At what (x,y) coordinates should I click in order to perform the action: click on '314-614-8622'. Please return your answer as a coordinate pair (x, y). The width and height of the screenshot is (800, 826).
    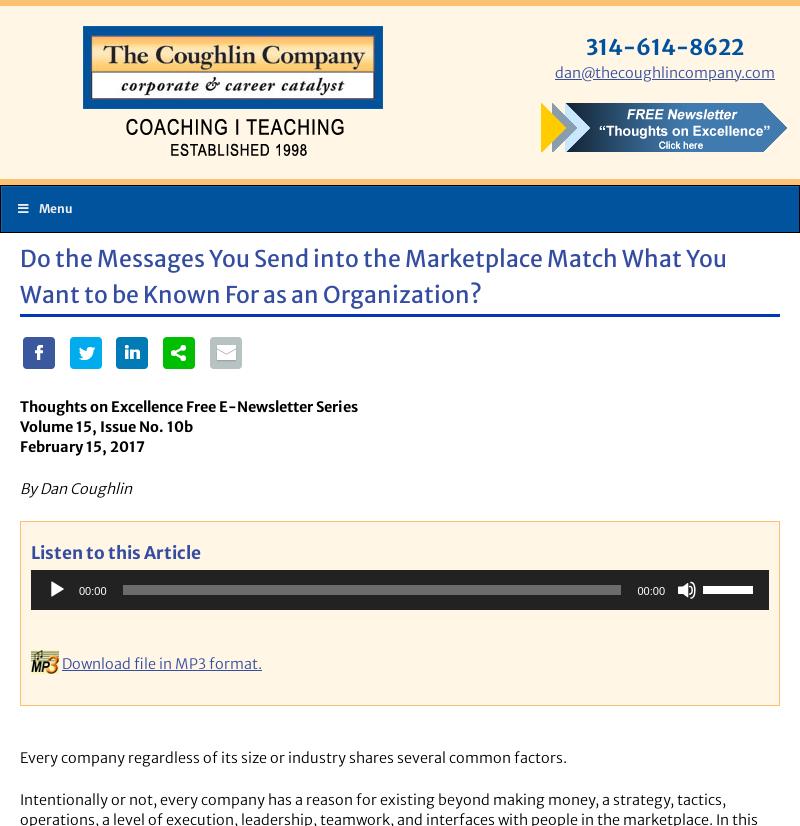
    Looking at the image, I should click on (664, 45).